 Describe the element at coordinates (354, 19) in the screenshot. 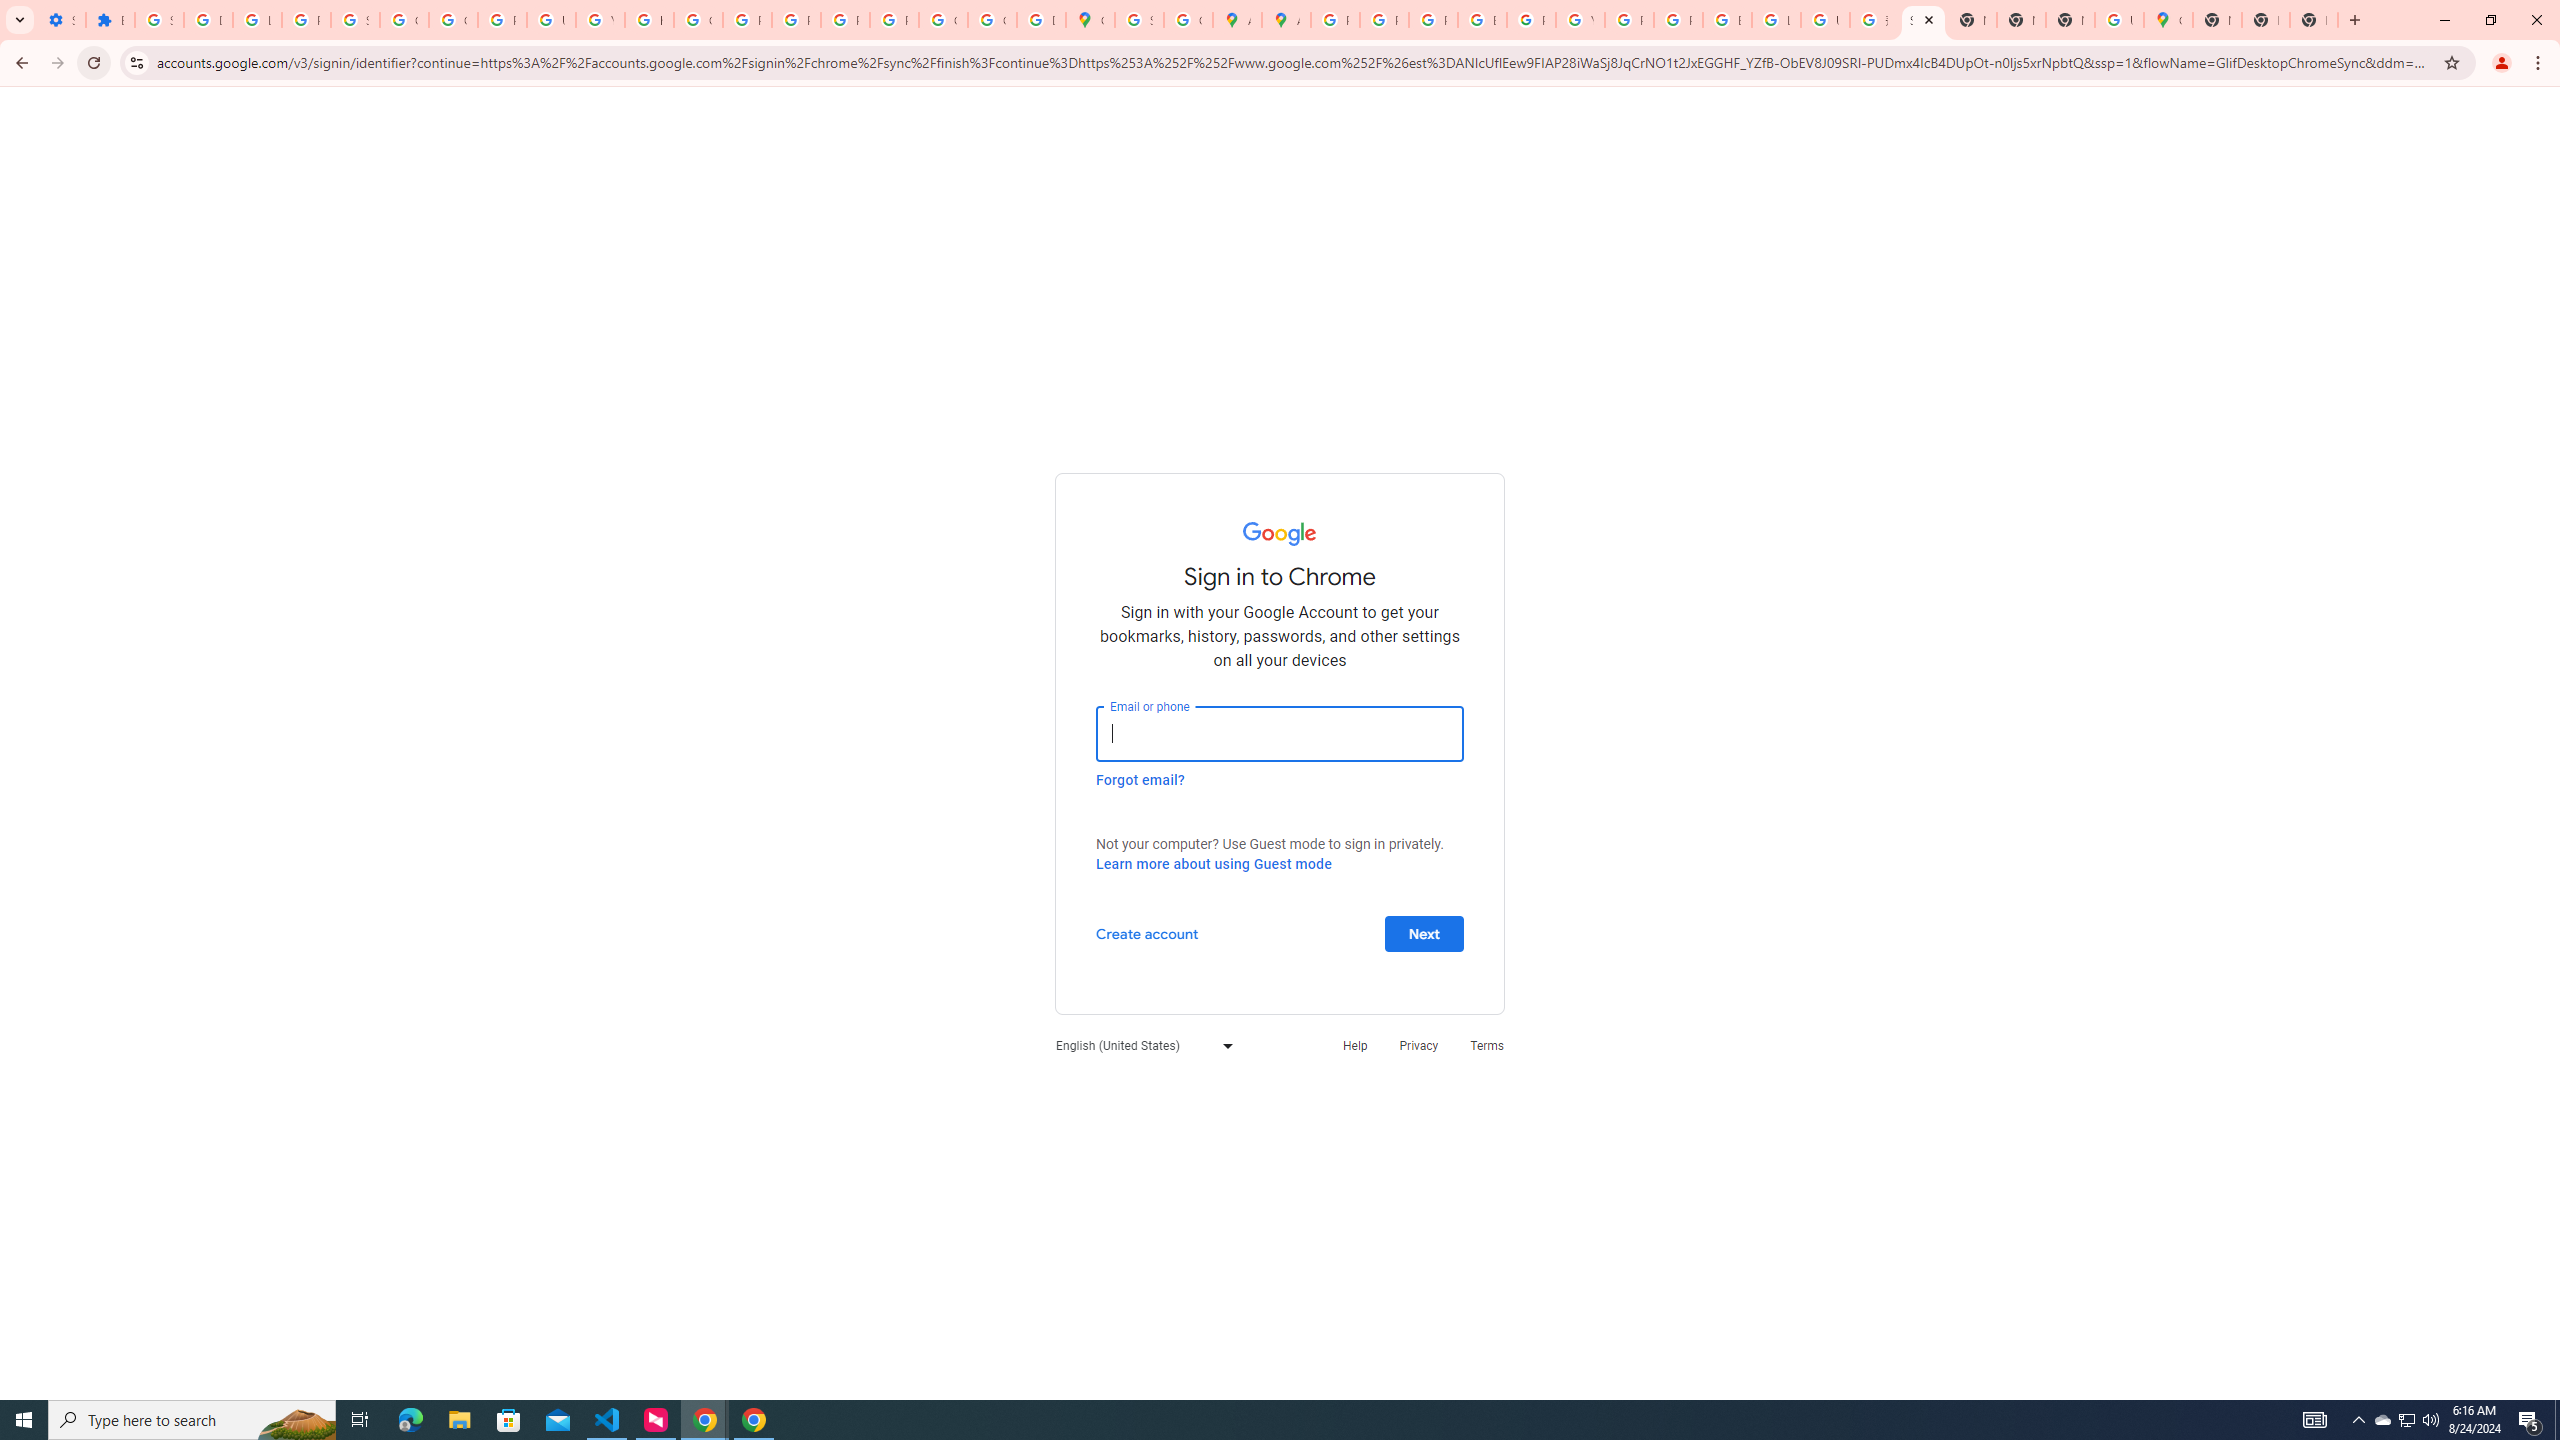

I see `'Sign in - Google Accounts'` at that location.